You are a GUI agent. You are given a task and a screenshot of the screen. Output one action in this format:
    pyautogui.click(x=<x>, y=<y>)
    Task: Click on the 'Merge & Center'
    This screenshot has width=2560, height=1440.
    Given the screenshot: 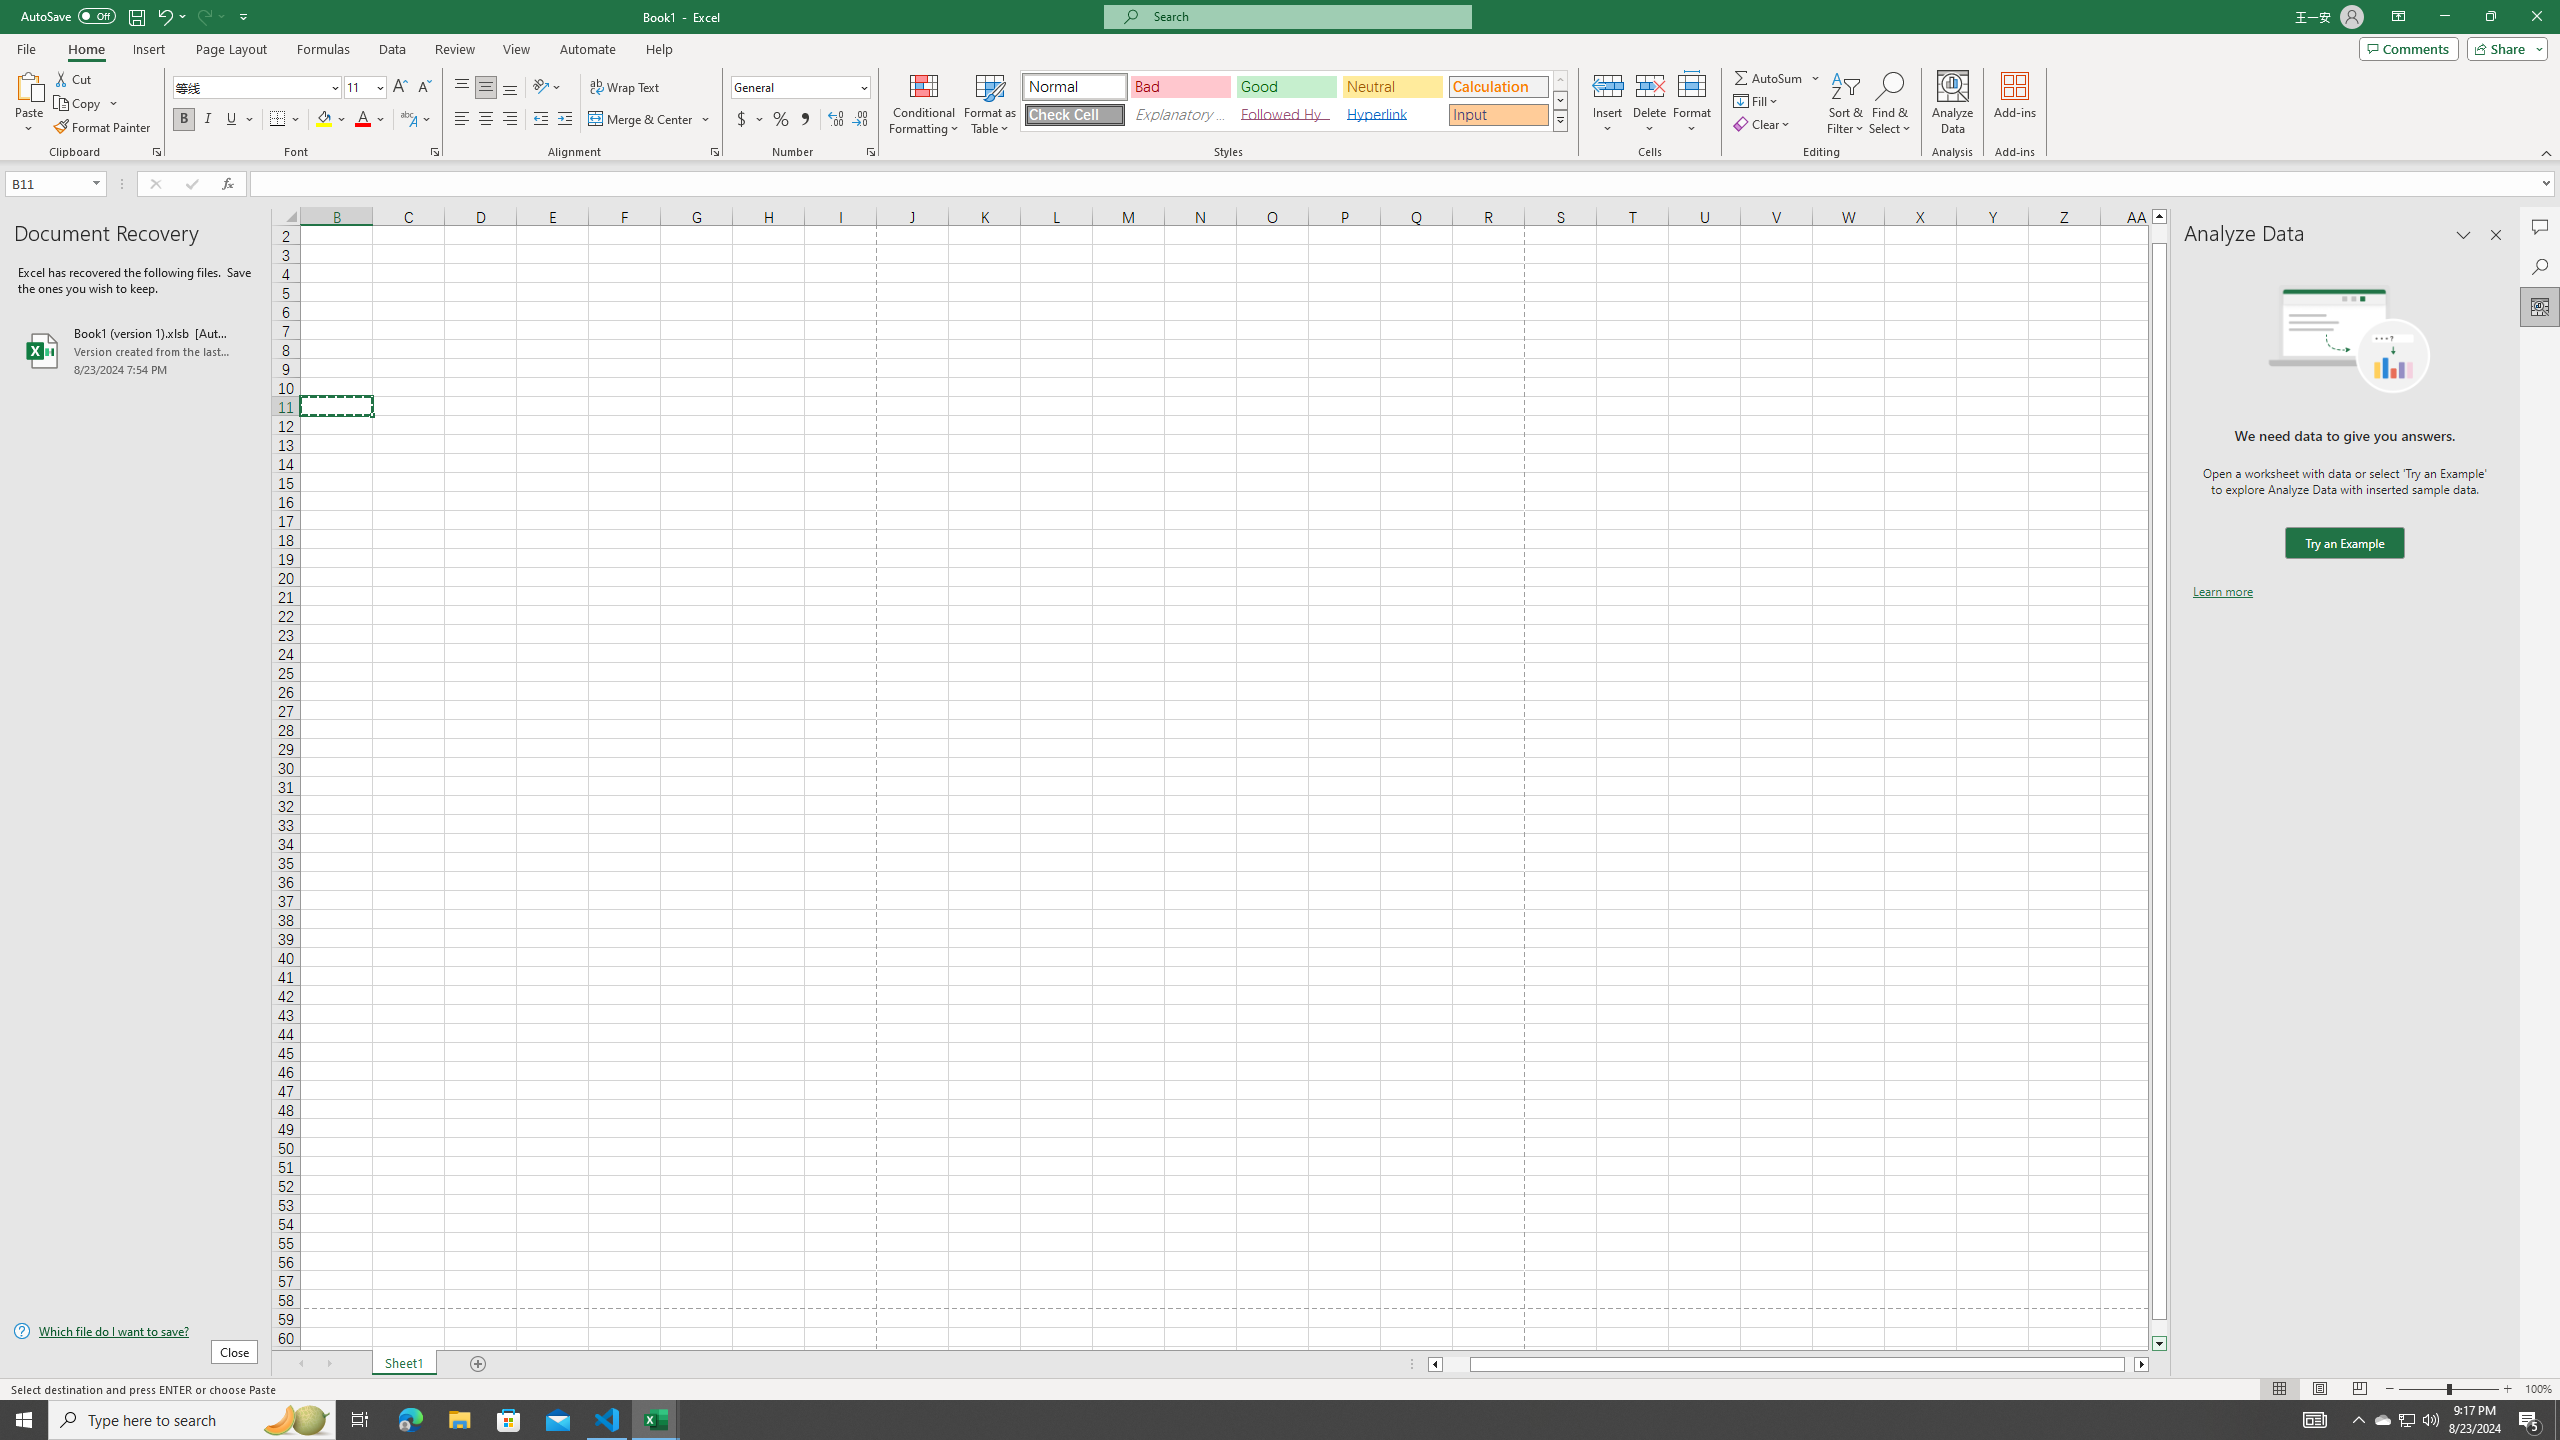 What is the action you would take?
    pyautogui.click(x=641, y=118)
    